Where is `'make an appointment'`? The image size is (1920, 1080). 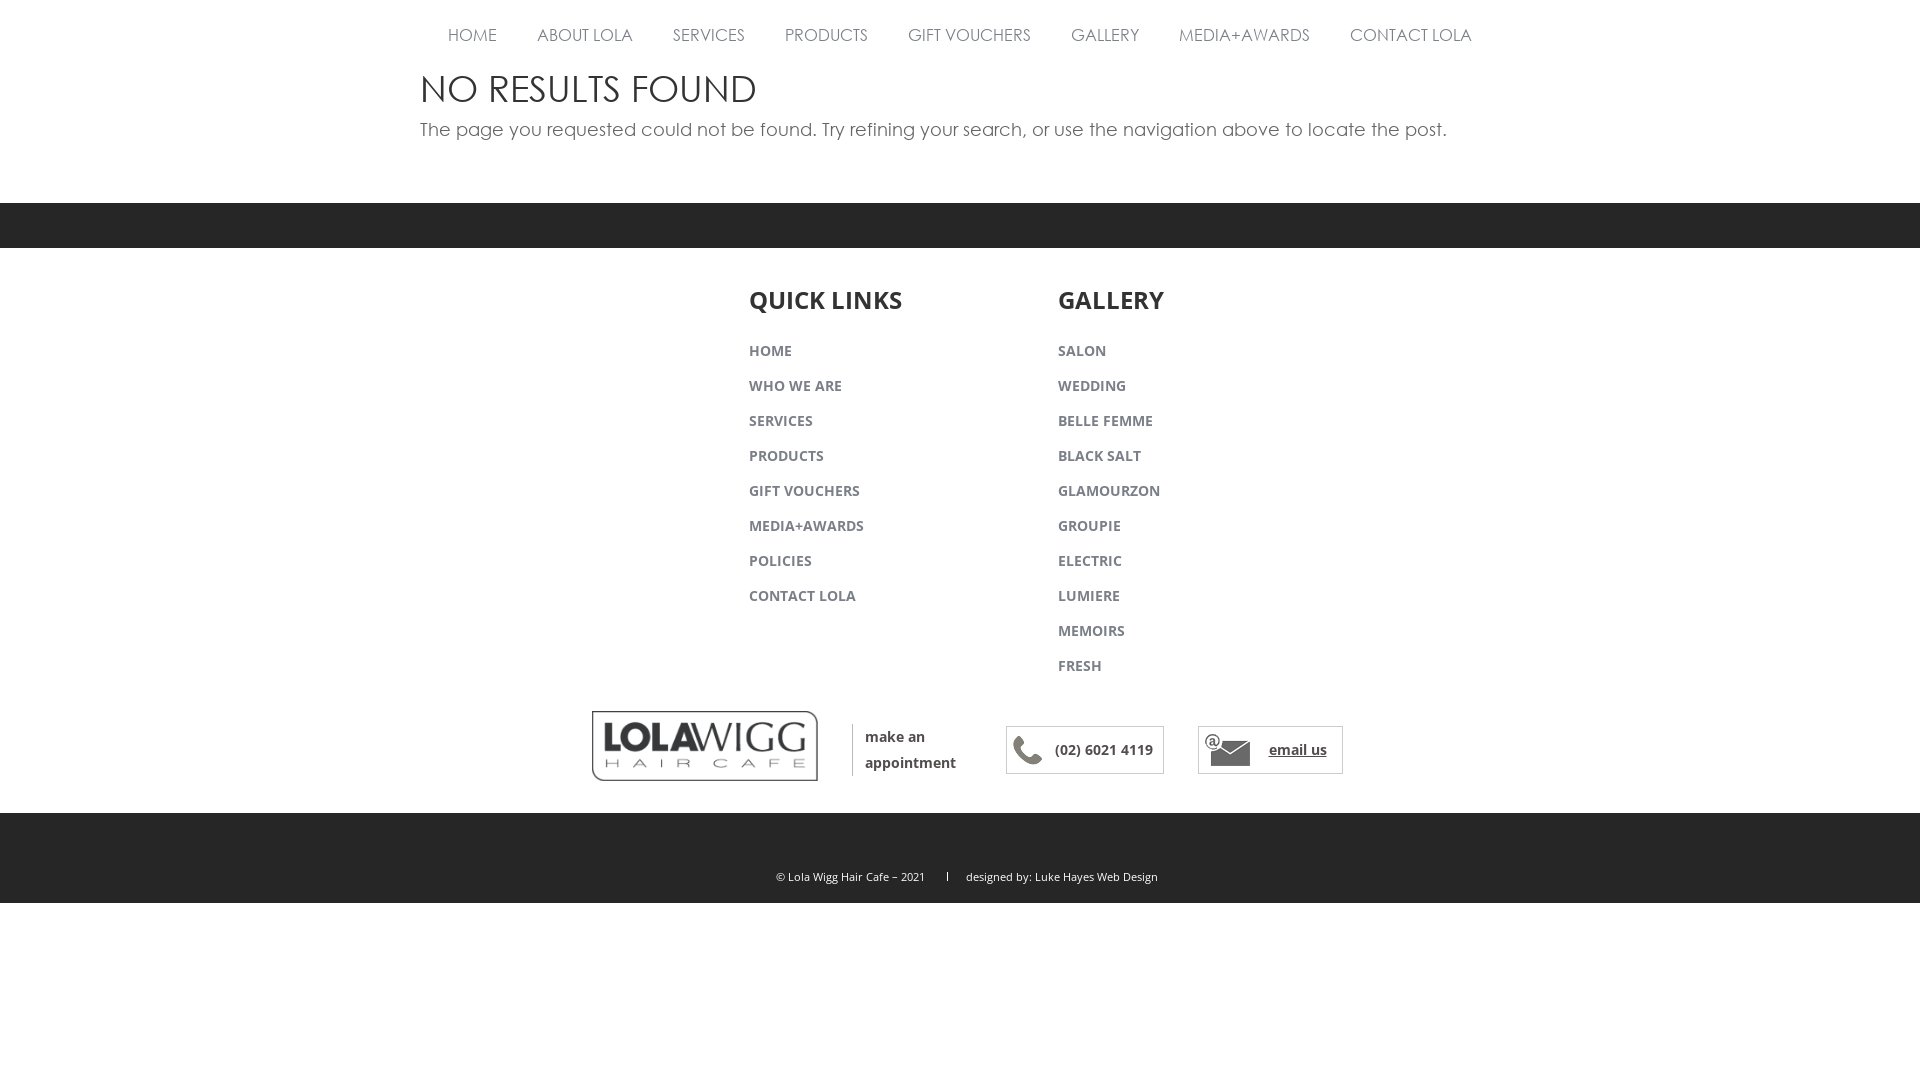 'make an appointment' is located at coordinates (910, 749).